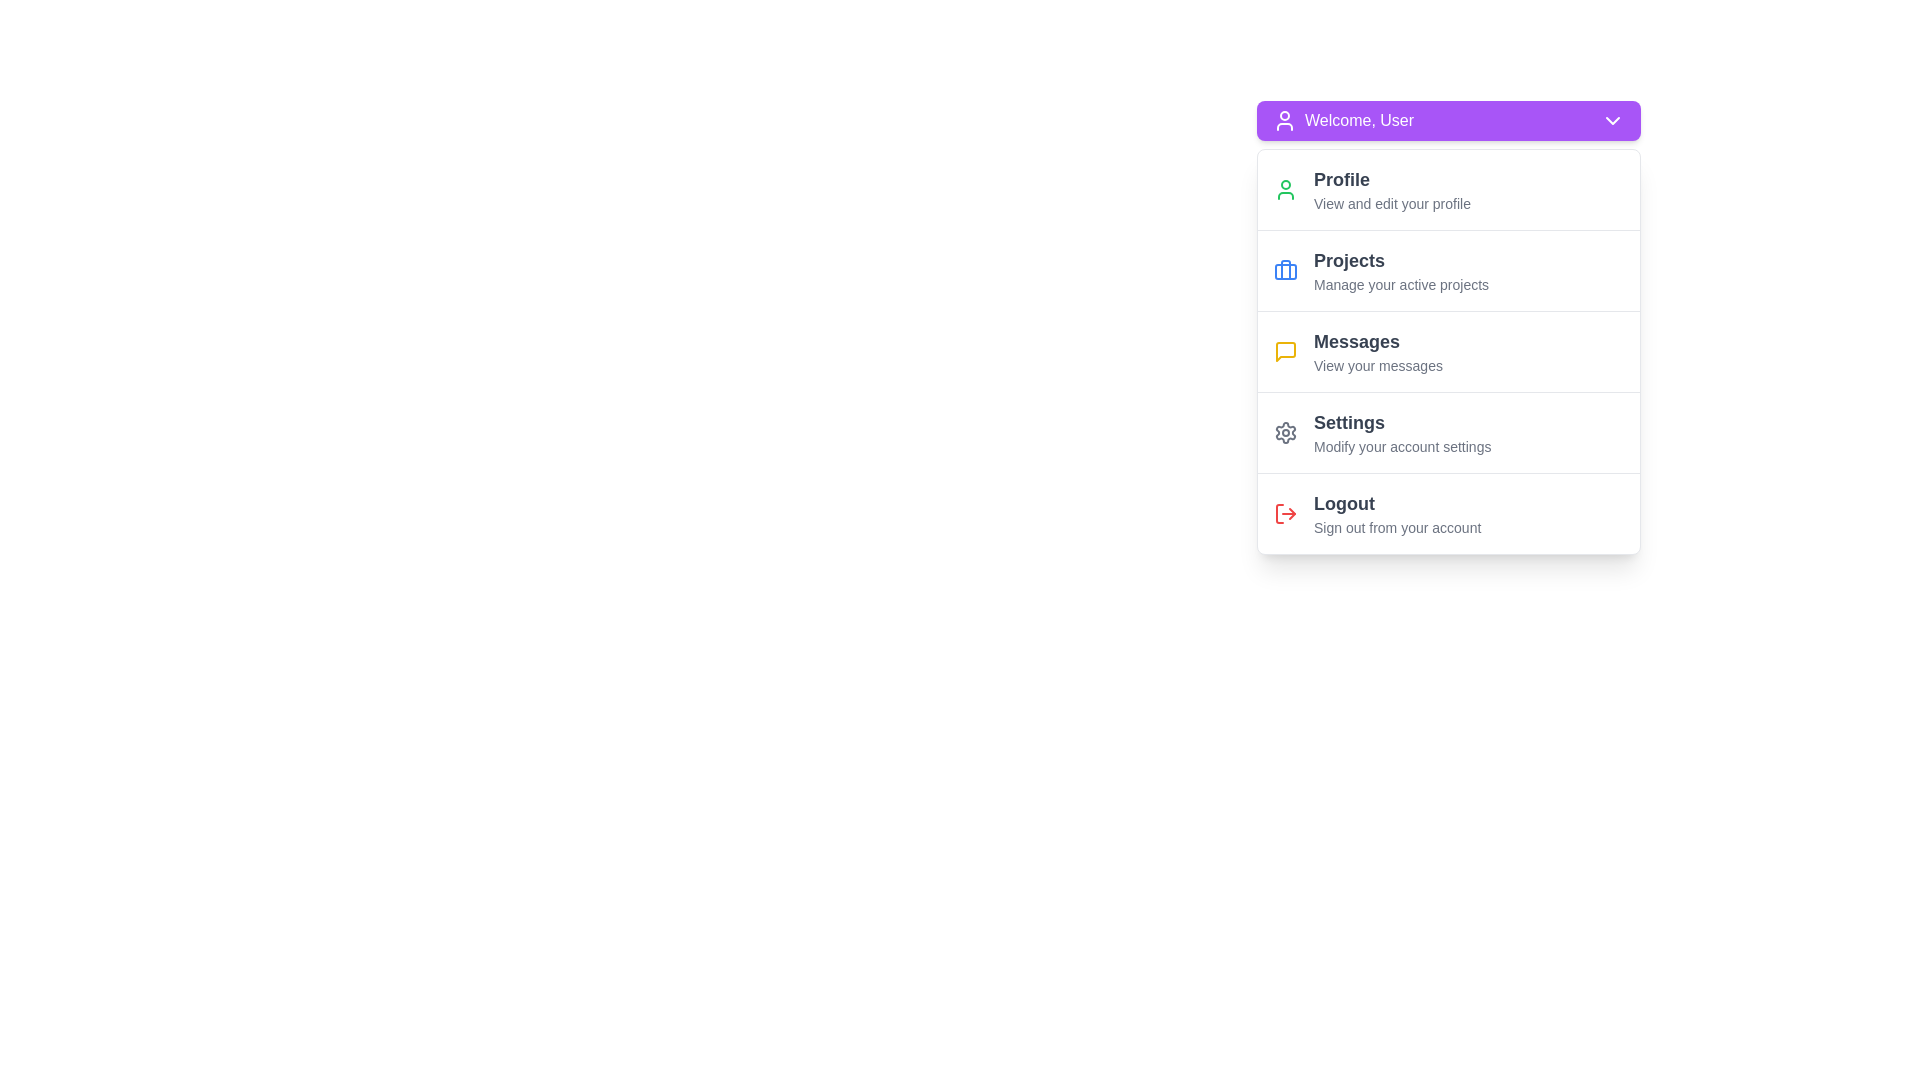 The height and width of the screenshot is (1080, 1920). What do you see at coordinates (1449, 270) in the screenshot?
I see `the 'Projects' menu item, which features a blue briefcase icon and two lines of text` at bounding box center [1449, 270].